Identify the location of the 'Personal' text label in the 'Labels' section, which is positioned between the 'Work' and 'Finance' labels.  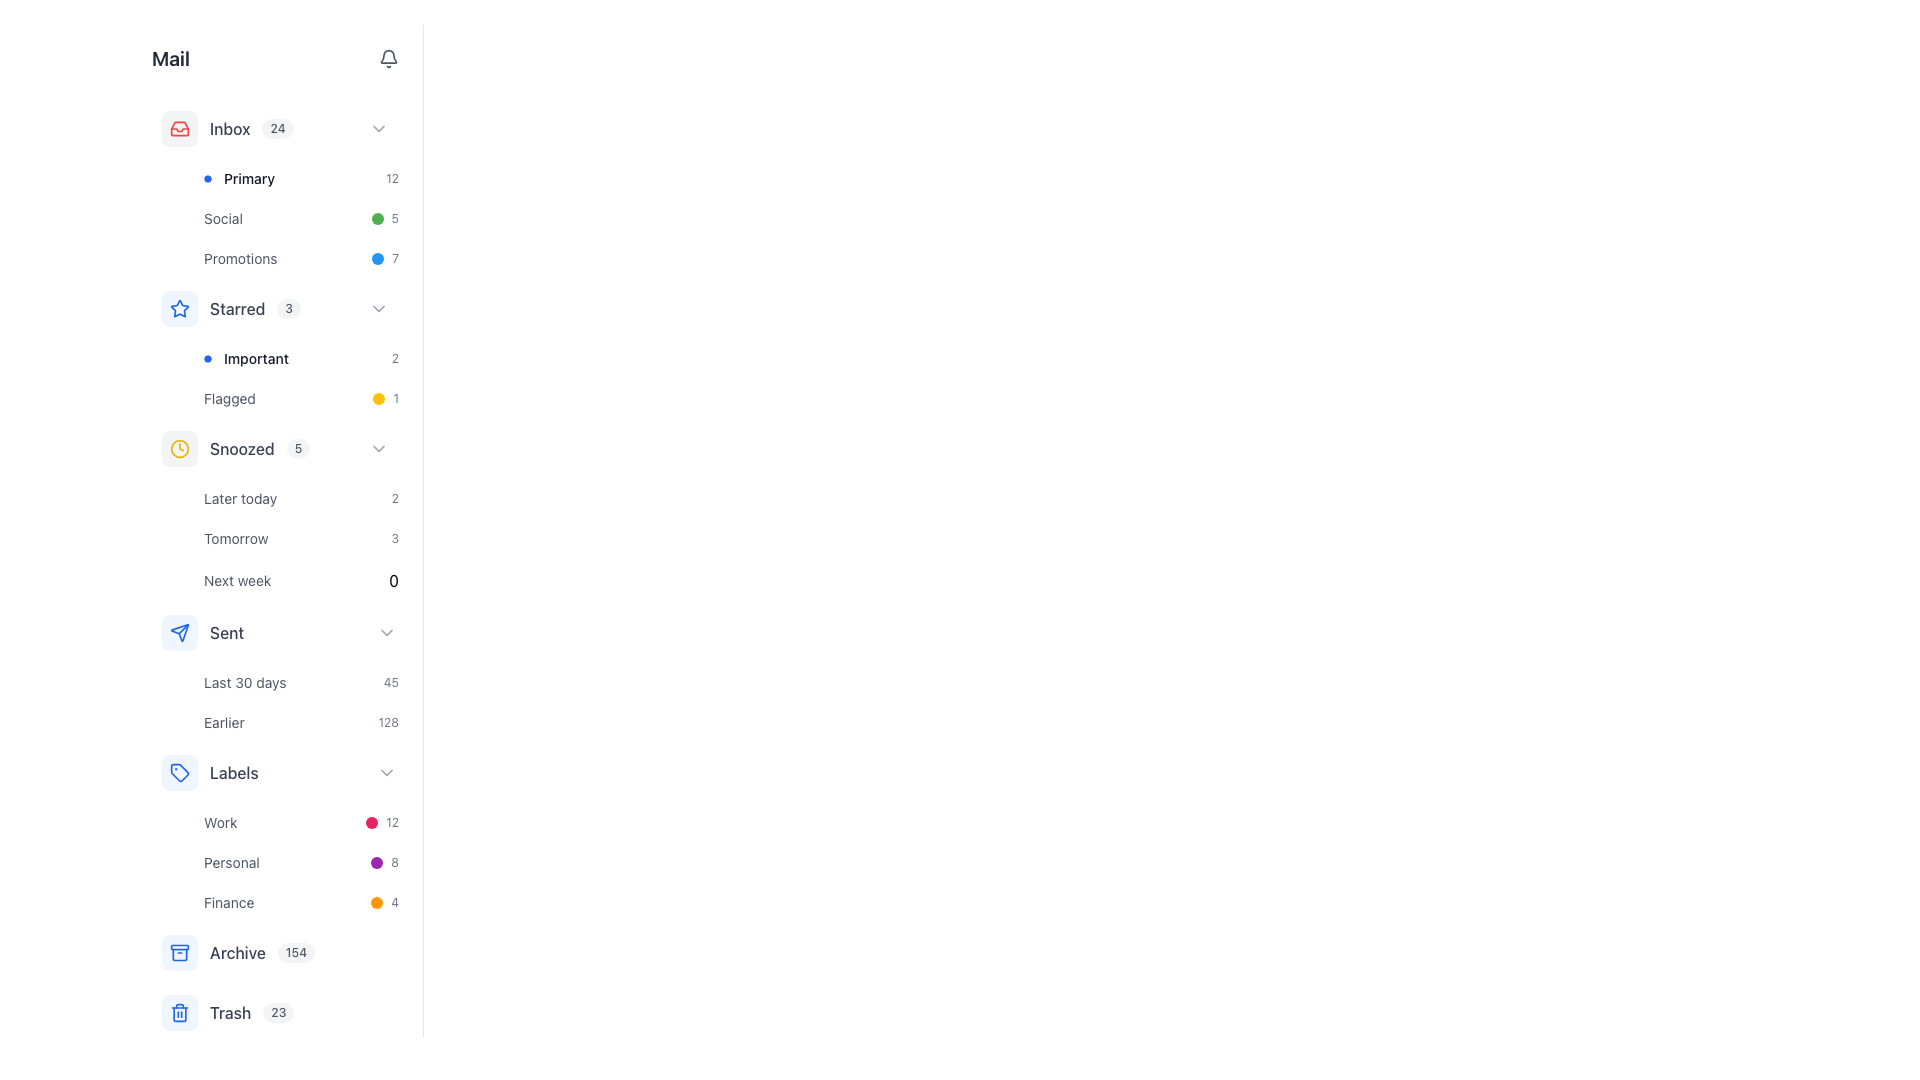
(231, 862).